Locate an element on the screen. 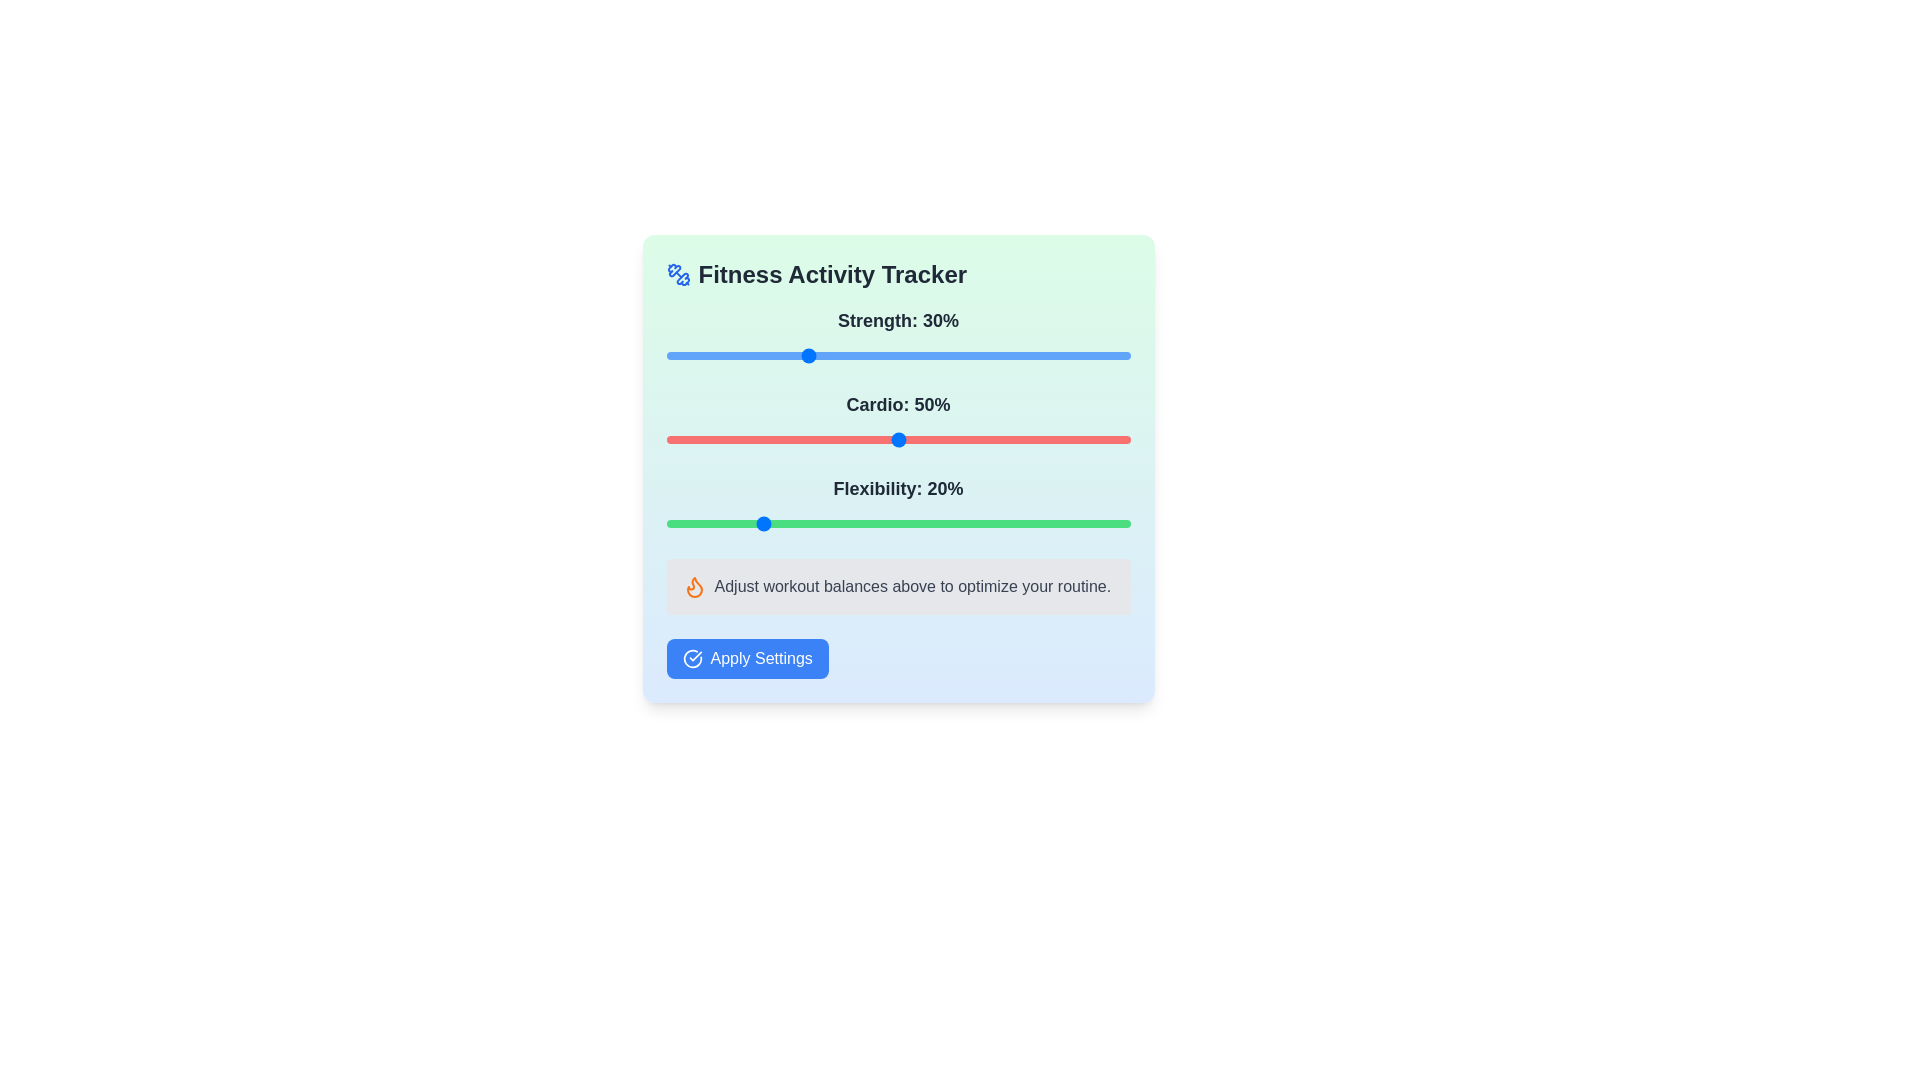 The height and width of the screenshot is (1080, 1920). cardio level is located at coordinates (671, 438).